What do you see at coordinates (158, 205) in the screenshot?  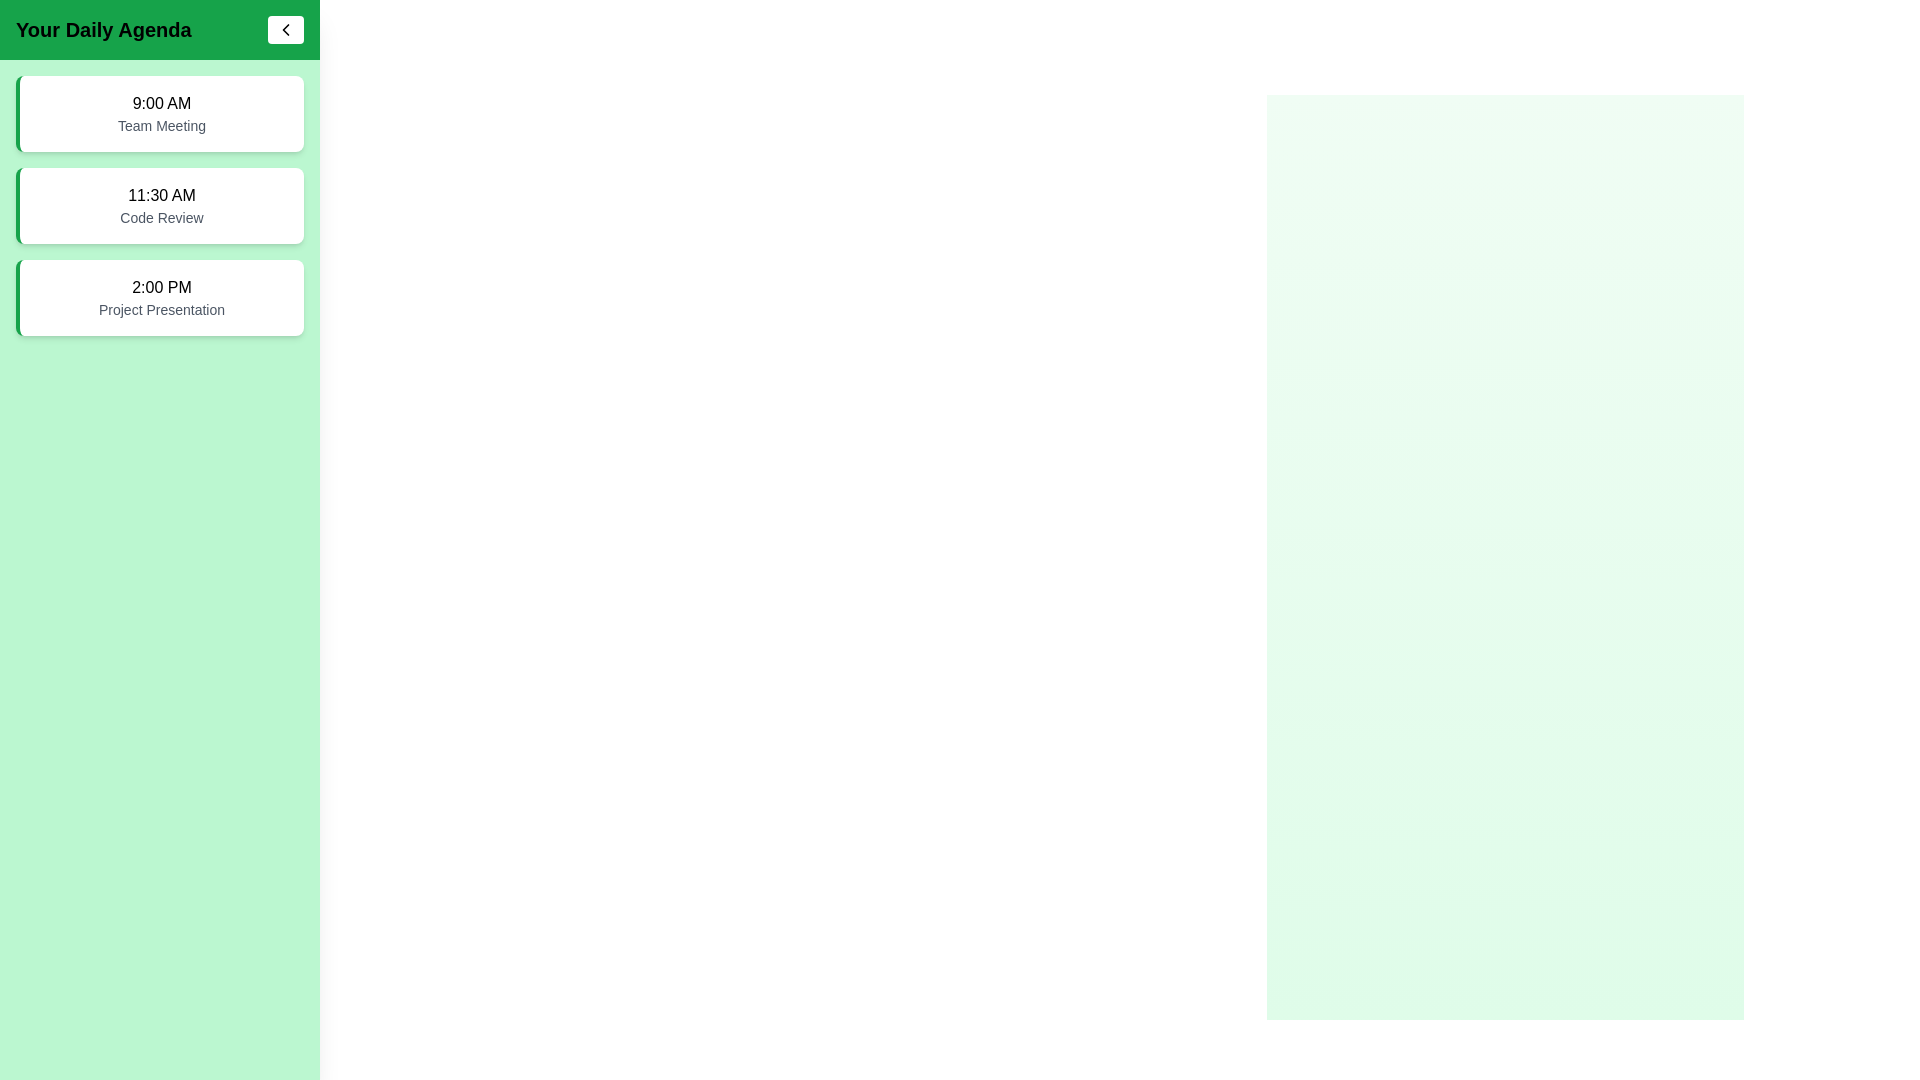 I see `the informational card displaying '11:30 AM' and 'Code Review', which is the second card in a vertical list of similar cards` at bounding box center [158, 205].